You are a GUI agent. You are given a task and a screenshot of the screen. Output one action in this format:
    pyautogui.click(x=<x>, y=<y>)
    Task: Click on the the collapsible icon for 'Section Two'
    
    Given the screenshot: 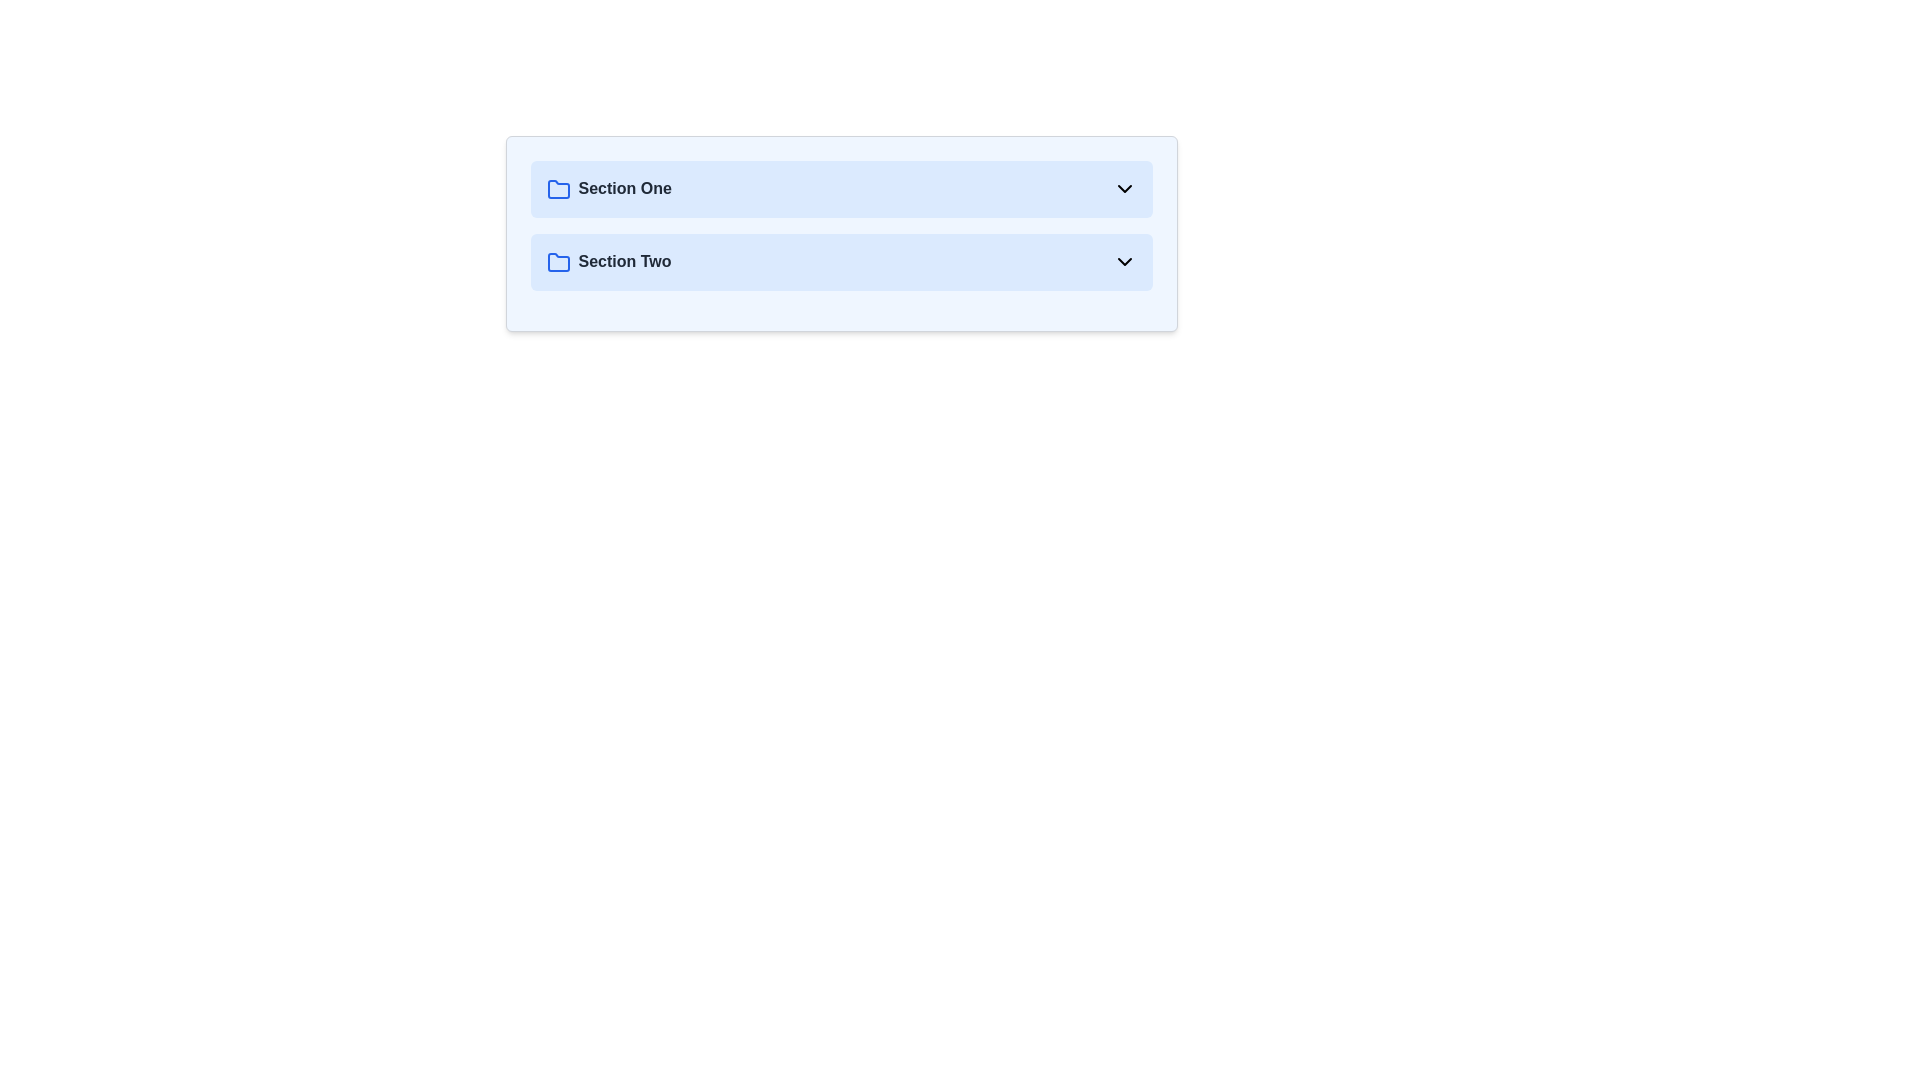 What is the action you would take?
    pyautogui.click(x=1124, y=261)
    